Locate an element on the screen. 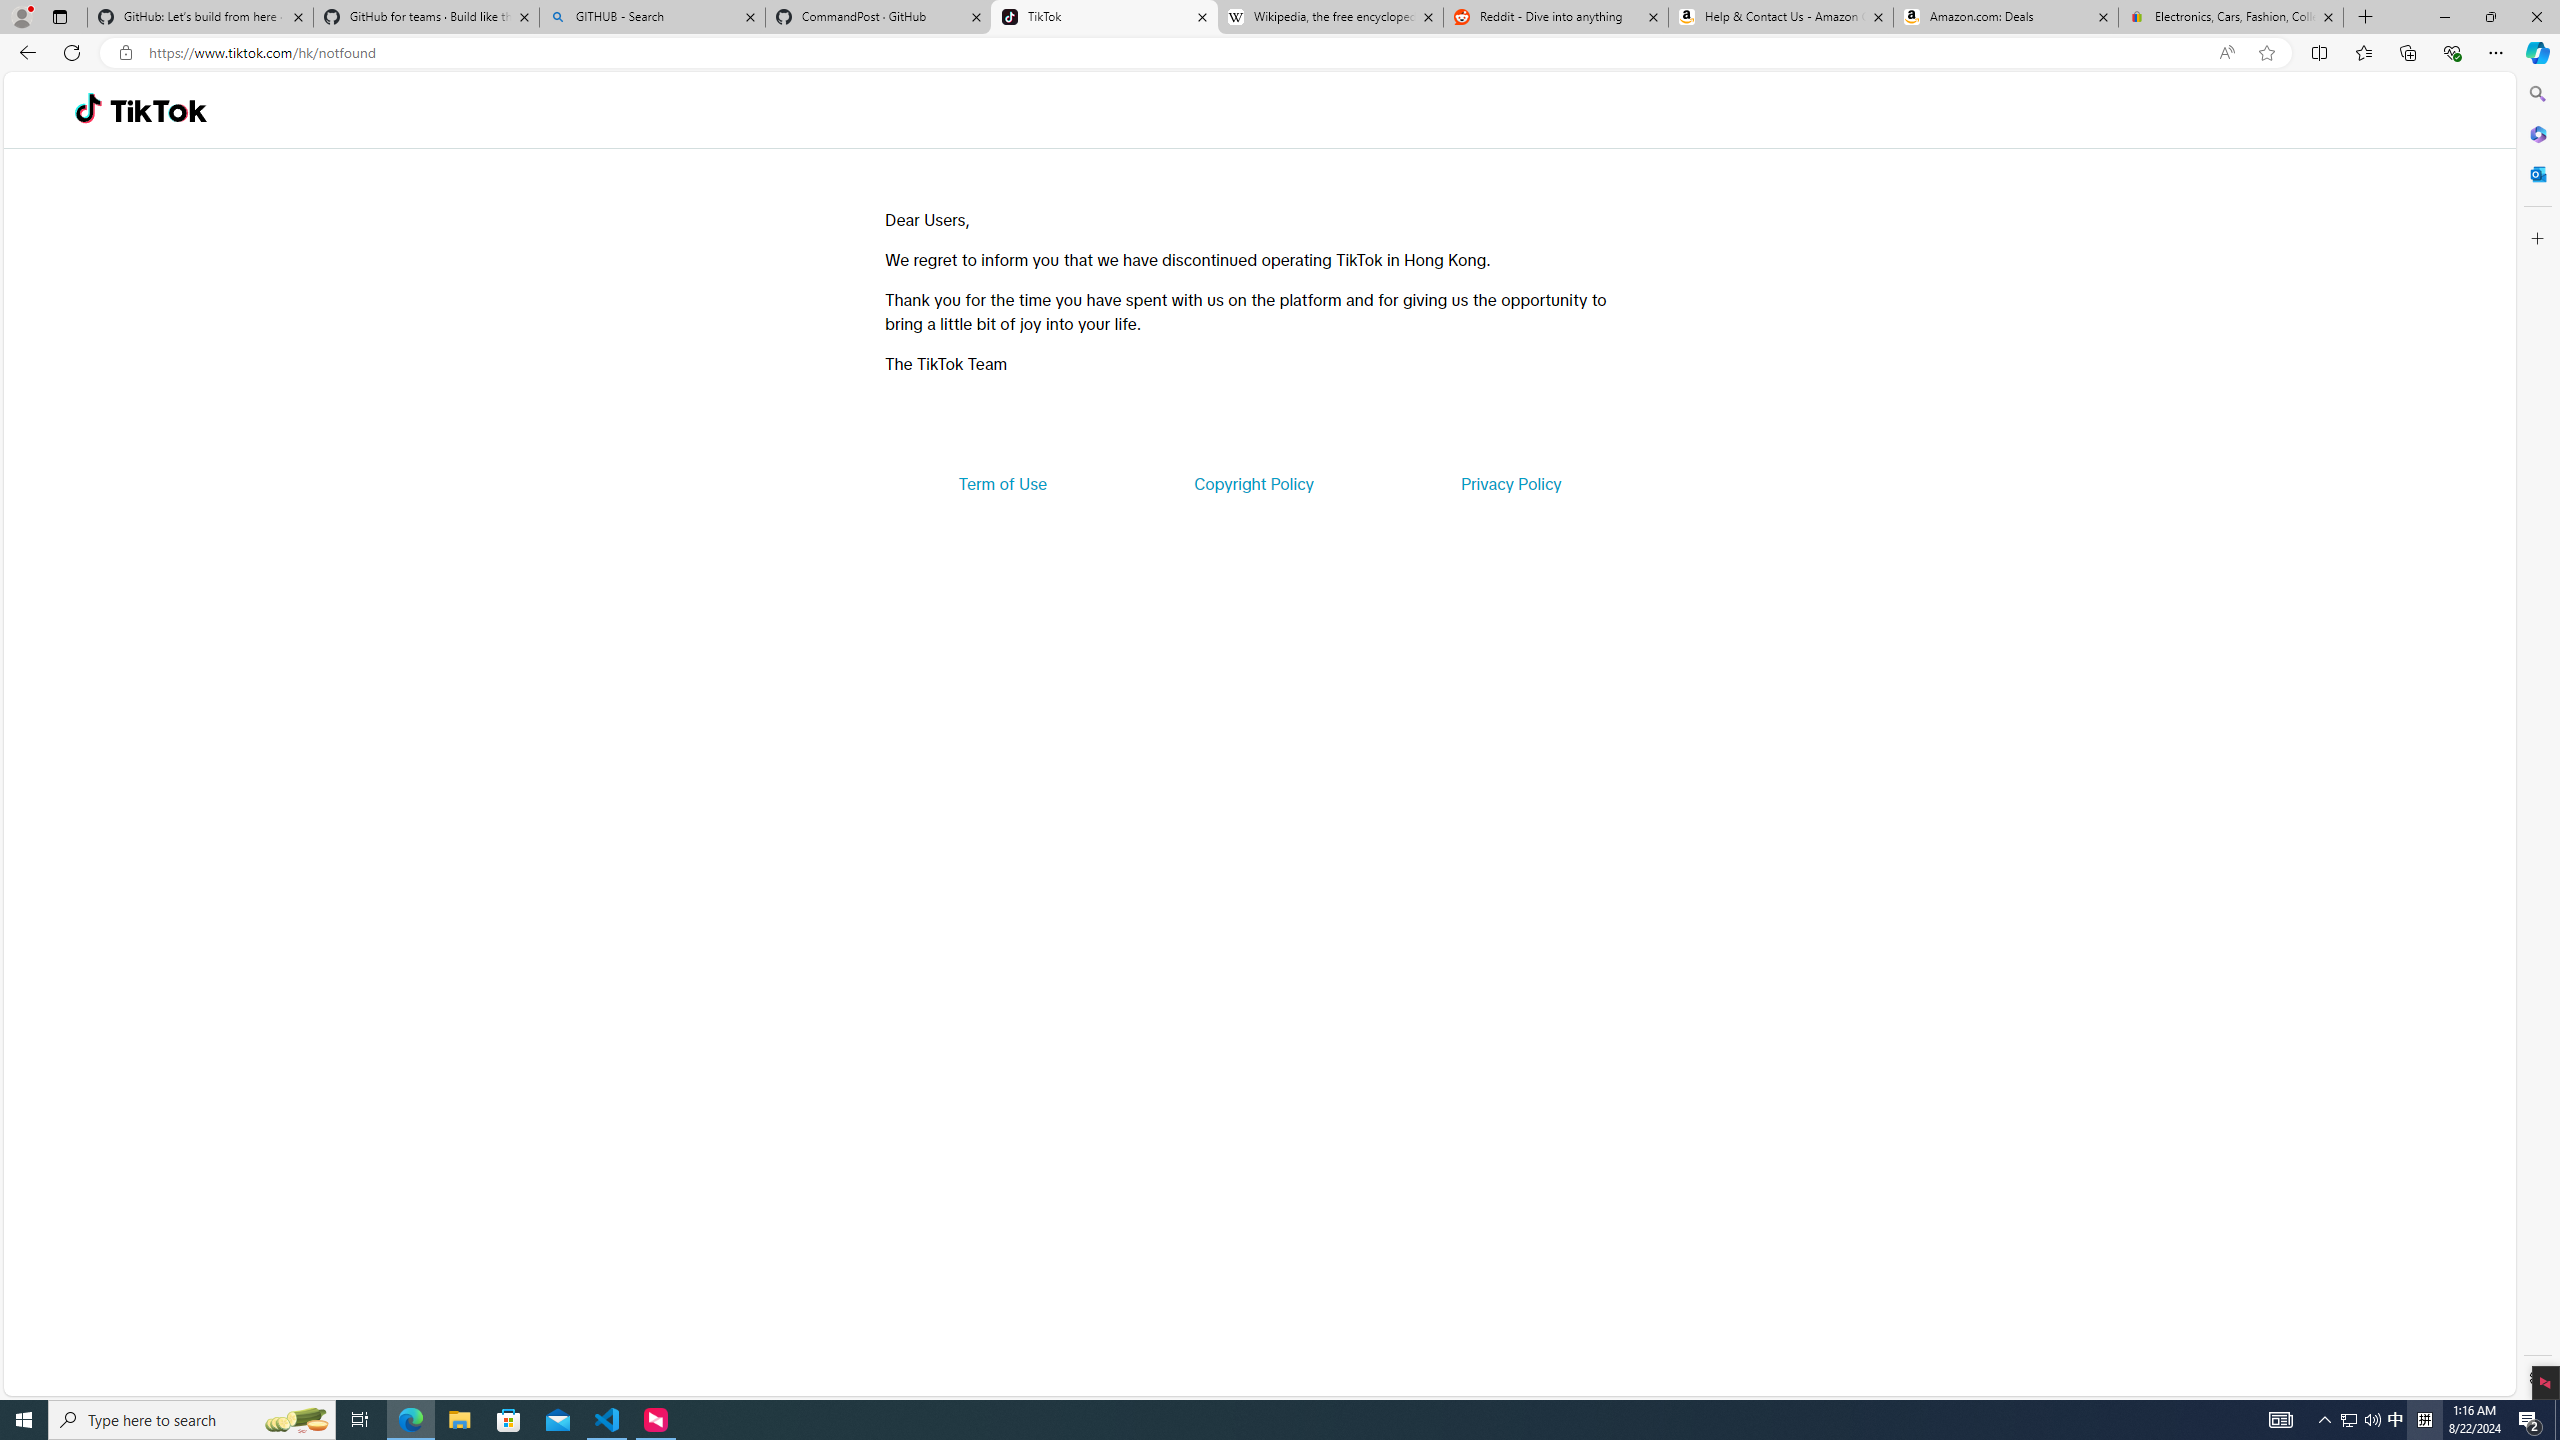 The image size is (2560, 1440). 'View site information' is located at coordinates (125, 53).